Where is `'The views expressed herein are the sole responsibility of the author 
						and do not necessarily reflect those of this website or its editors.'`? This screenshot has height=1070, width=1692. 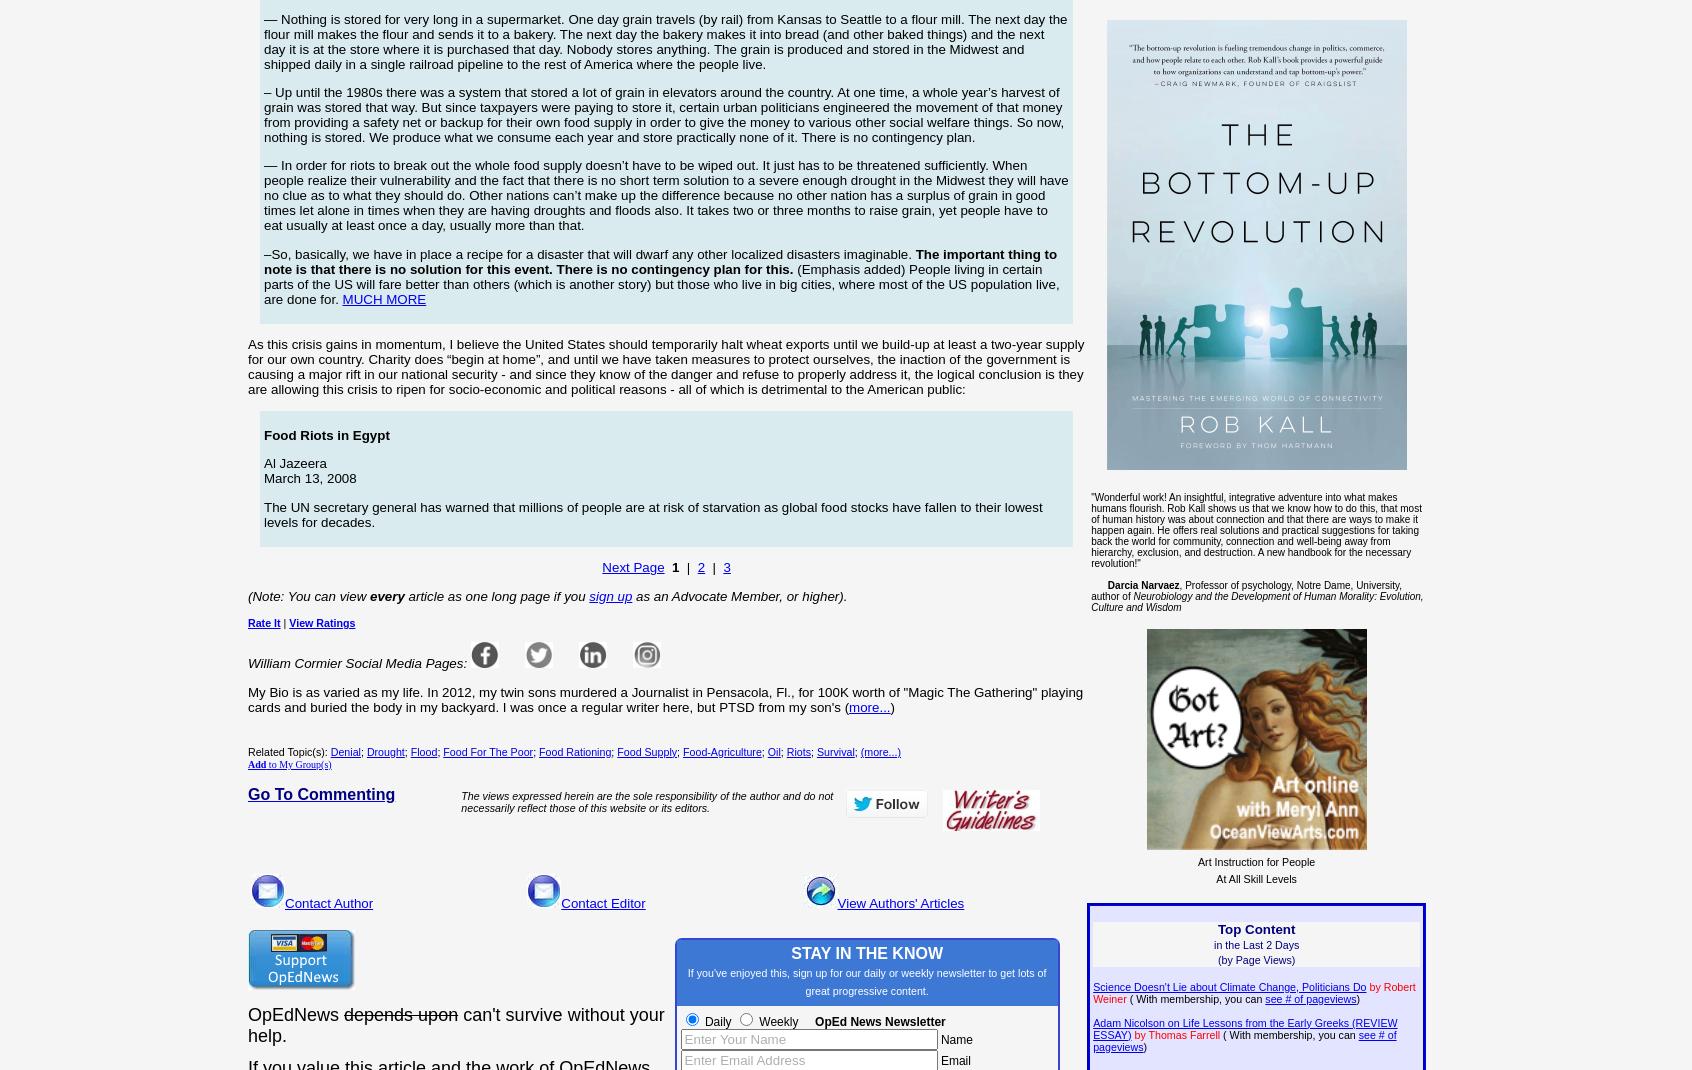 'The views expressed herein are the sole responsibility of the author 
						and do not necessarily reflect those of this website or its editors.' is located at coordinates (647, 800).